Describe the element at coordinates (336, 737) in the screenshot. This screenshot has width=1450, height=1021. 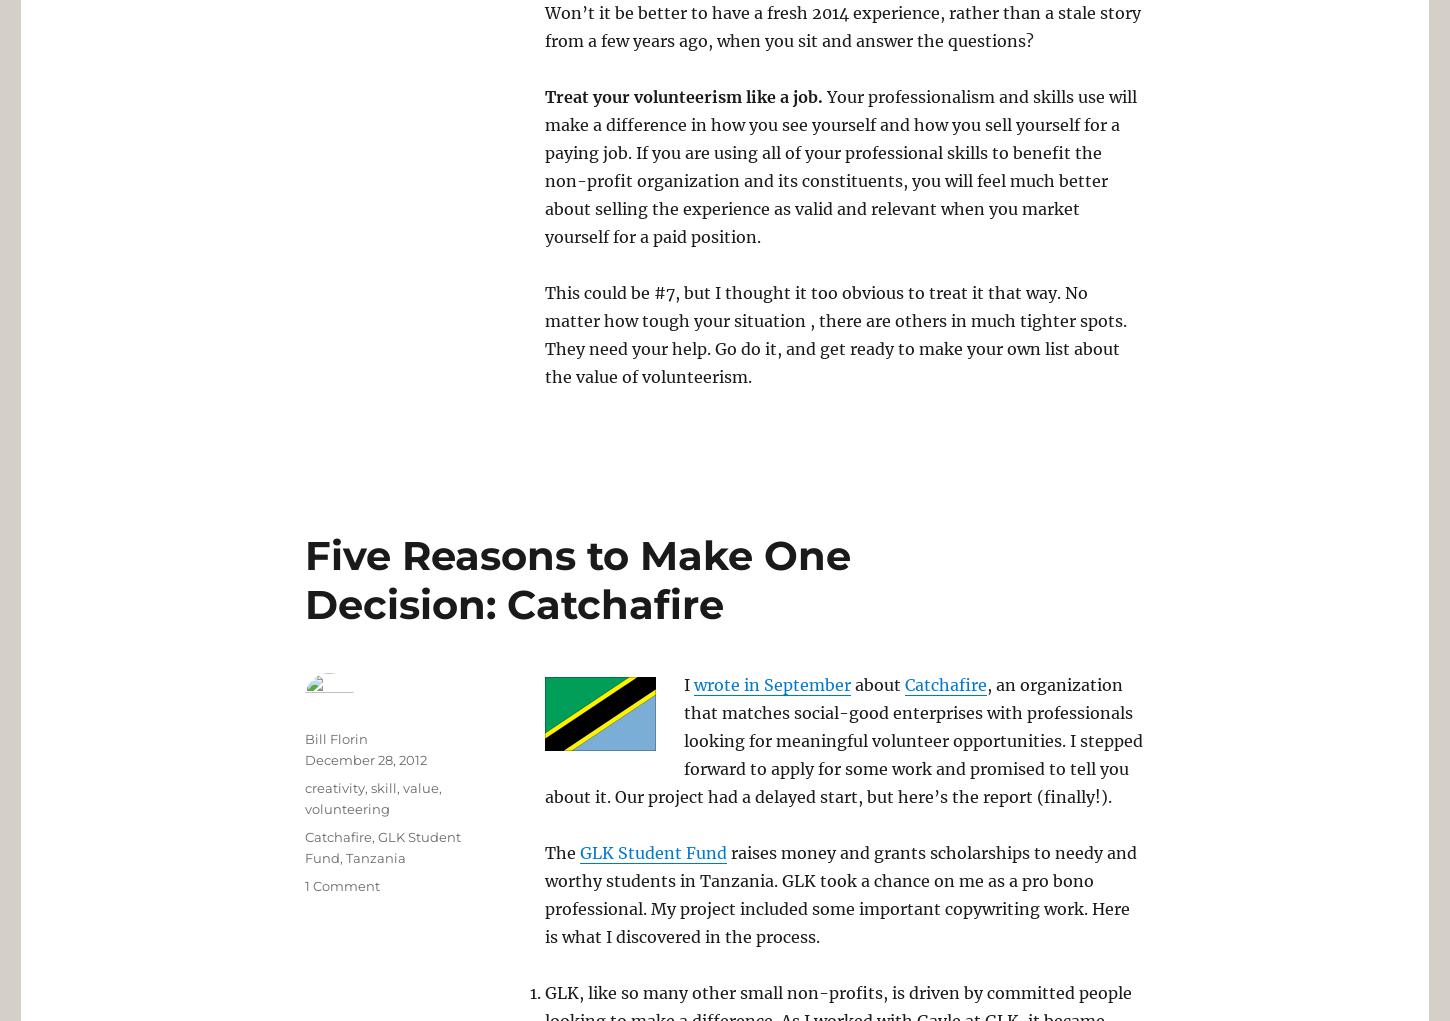
I see `'Bill Florin'` at that location.